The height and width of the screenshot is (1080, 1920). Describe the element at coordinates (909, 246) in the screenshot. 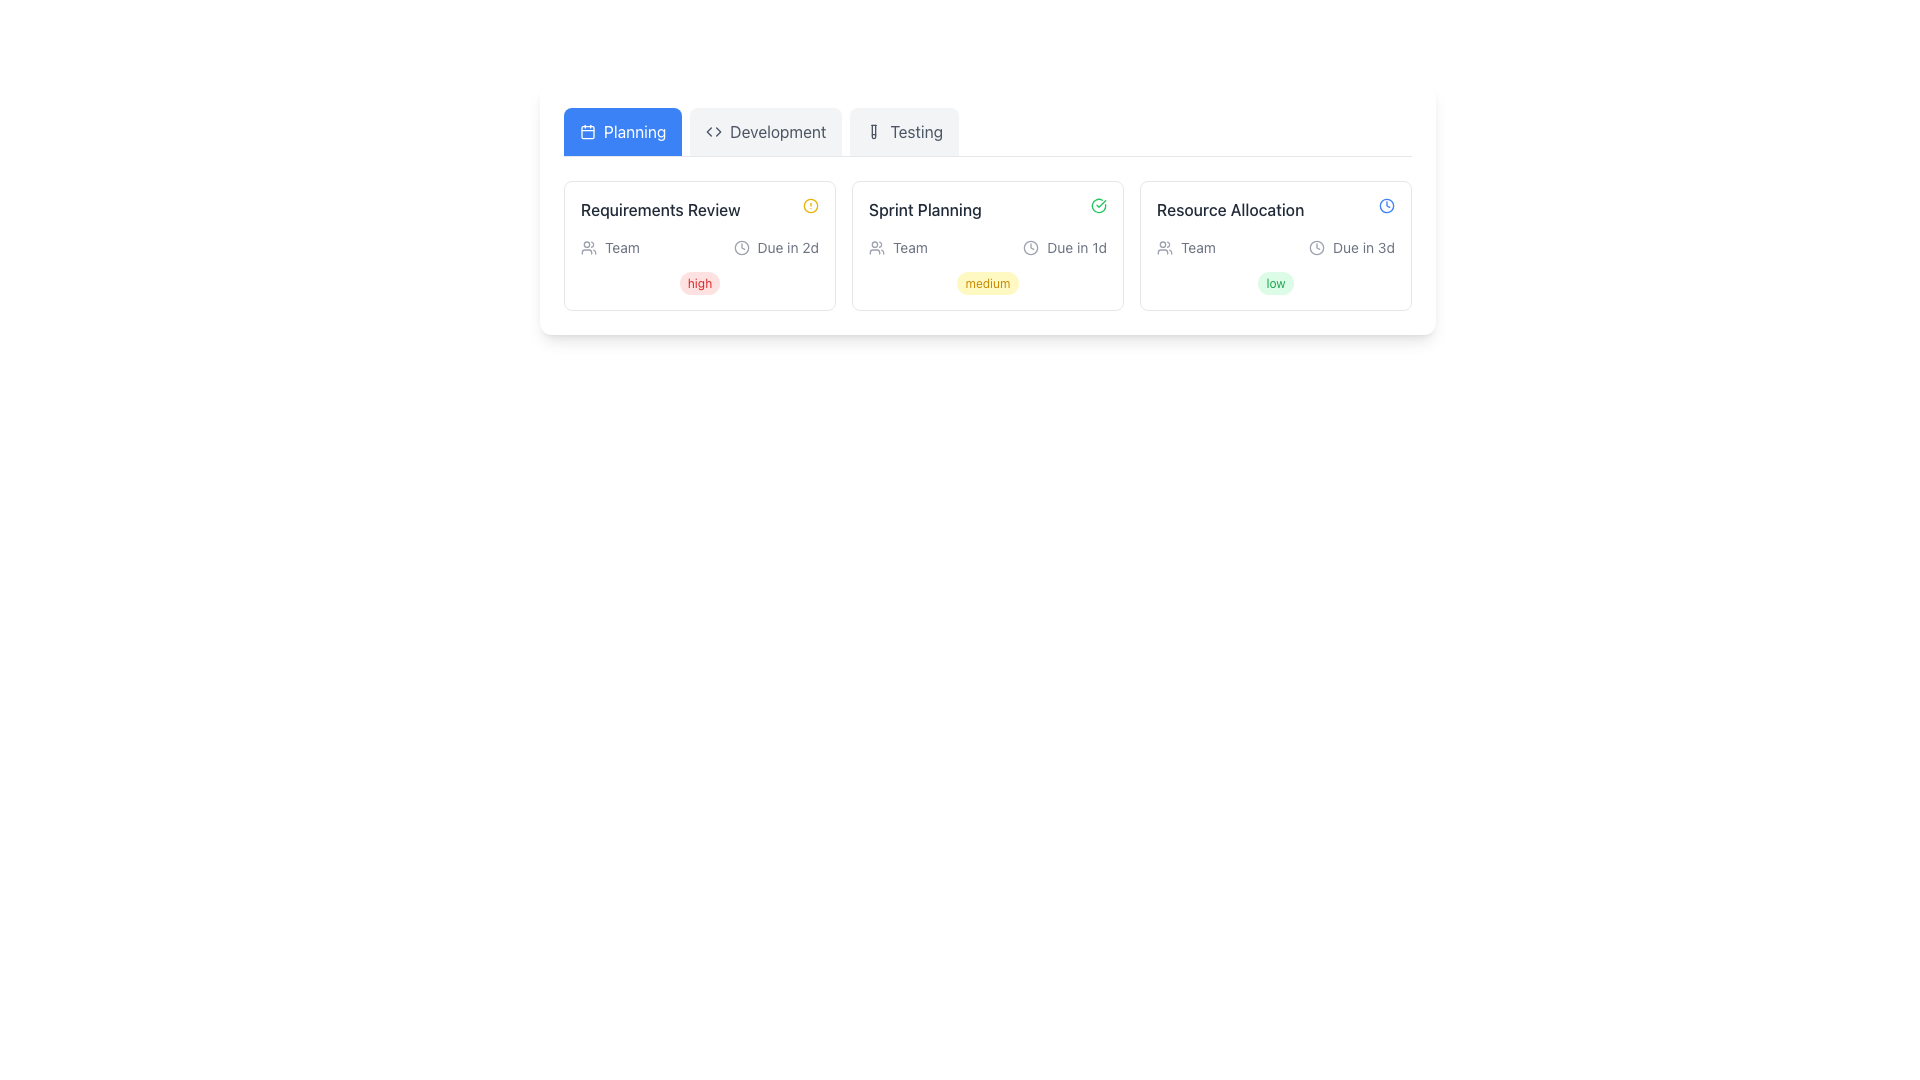

I see `text label indicating the responsible group or entity for the associated task or project located beneath the 'Sprint Planning' task in the Planning section` at that location.